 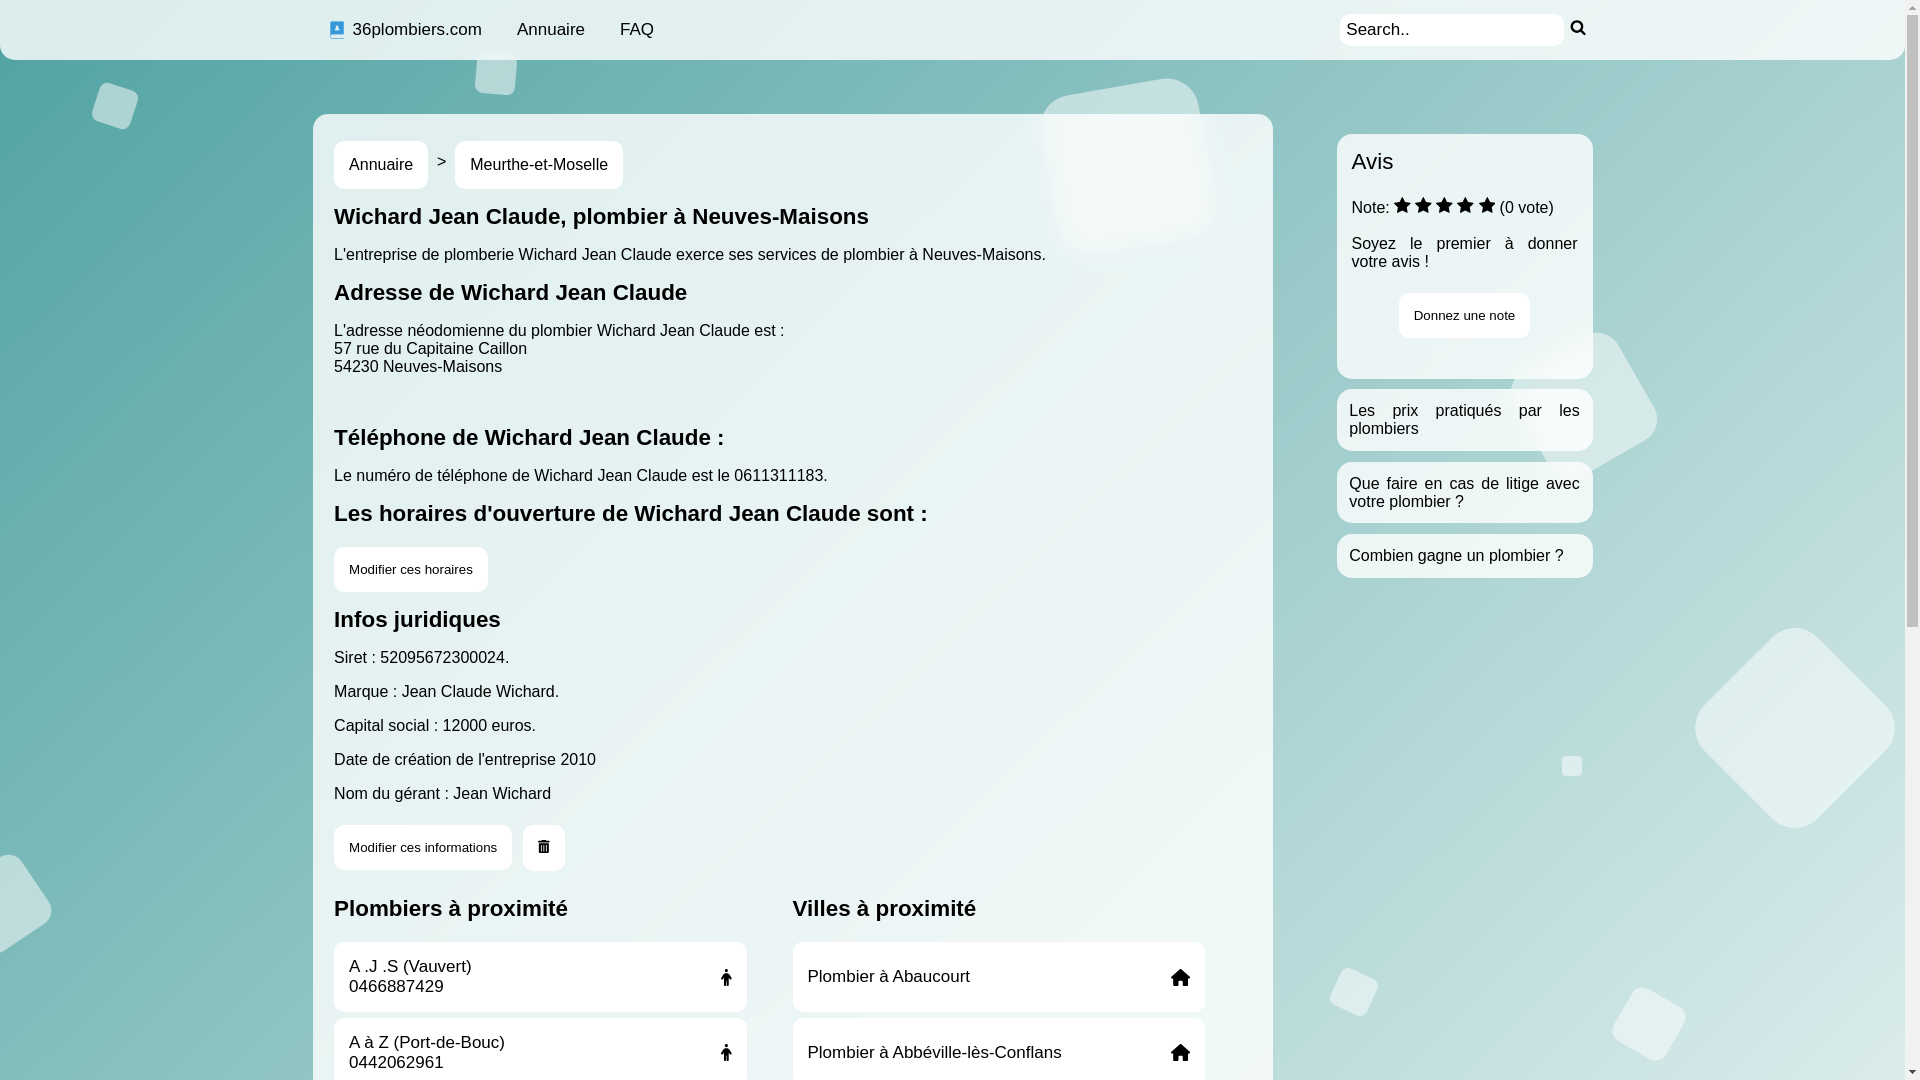 What do you see at coordinates (421, 847) in the screenshot?
I see `'Modifier ces informations'` at bounding box center [421, 847].